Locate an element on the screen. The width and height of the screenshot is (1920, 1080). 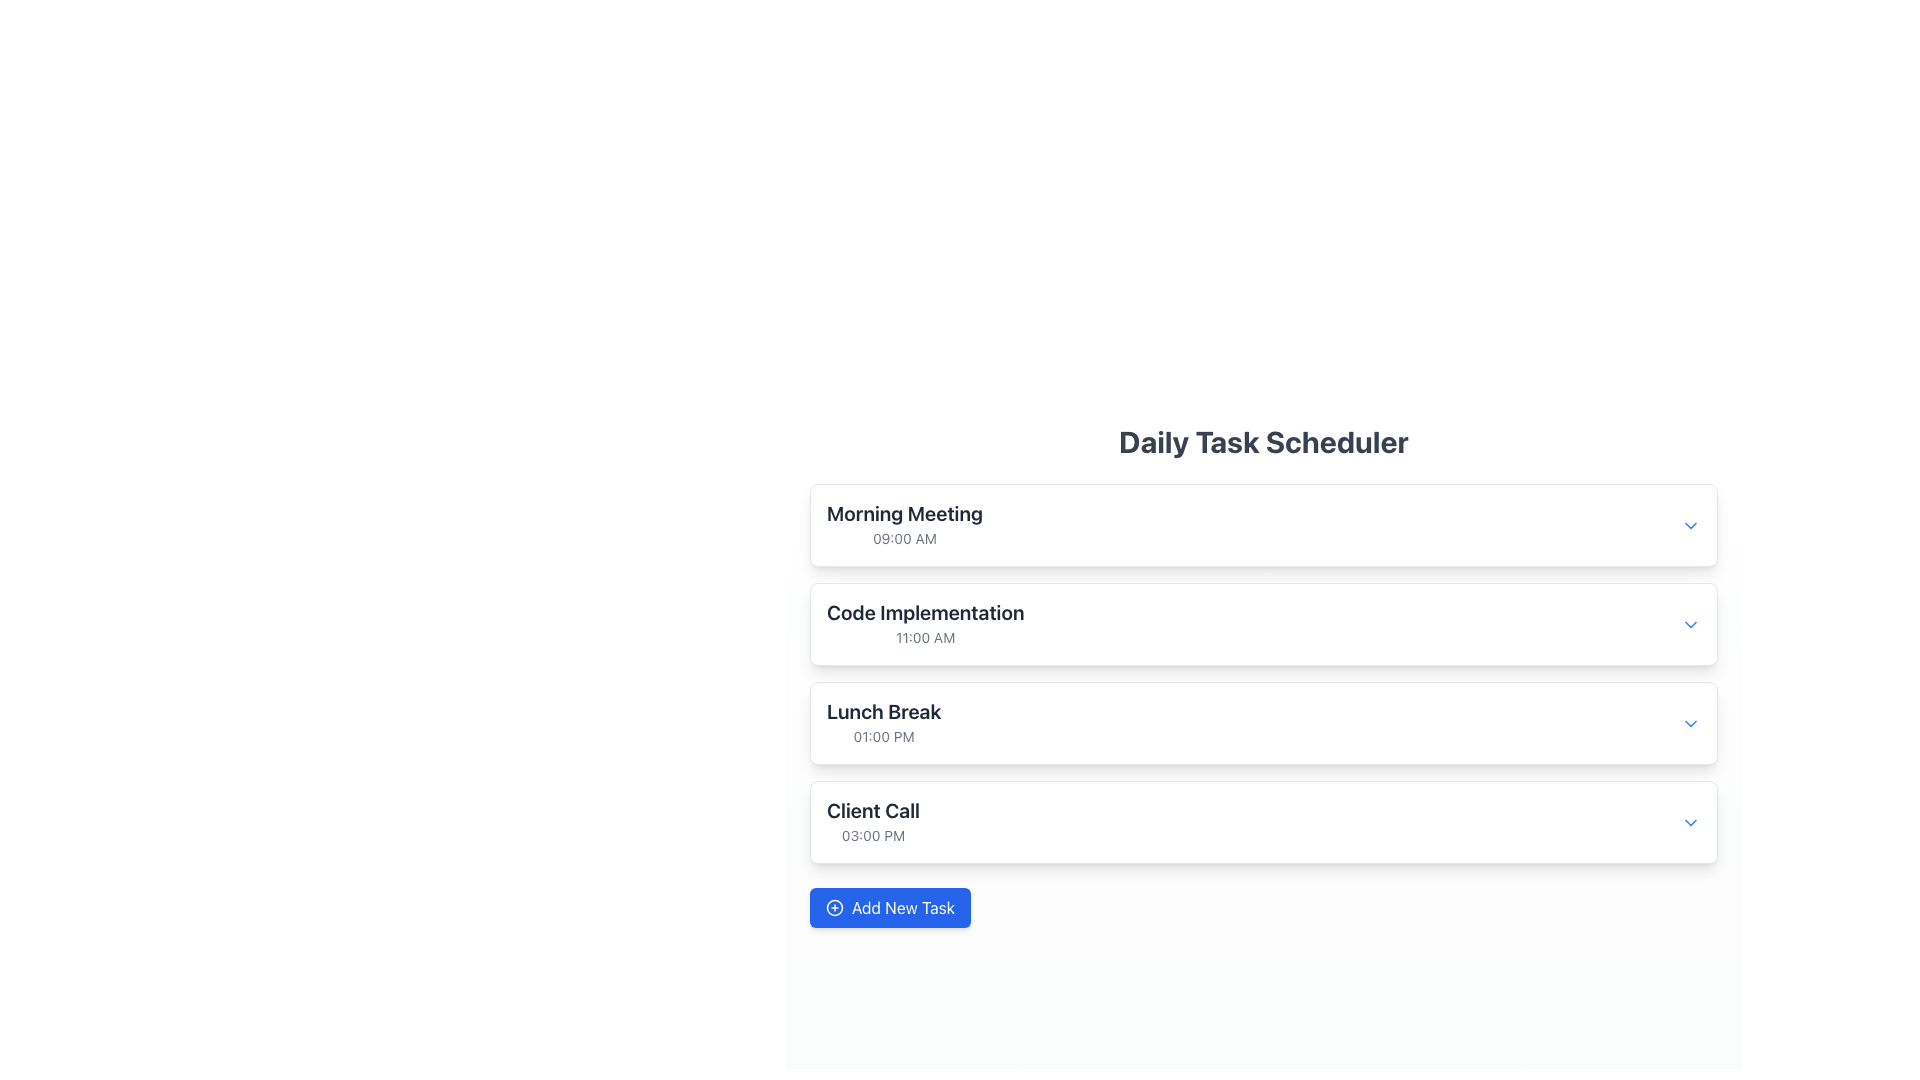
the 'Add Task' button located at the bottom-left section of the task schedule layout is located at coordinates (889, 907).